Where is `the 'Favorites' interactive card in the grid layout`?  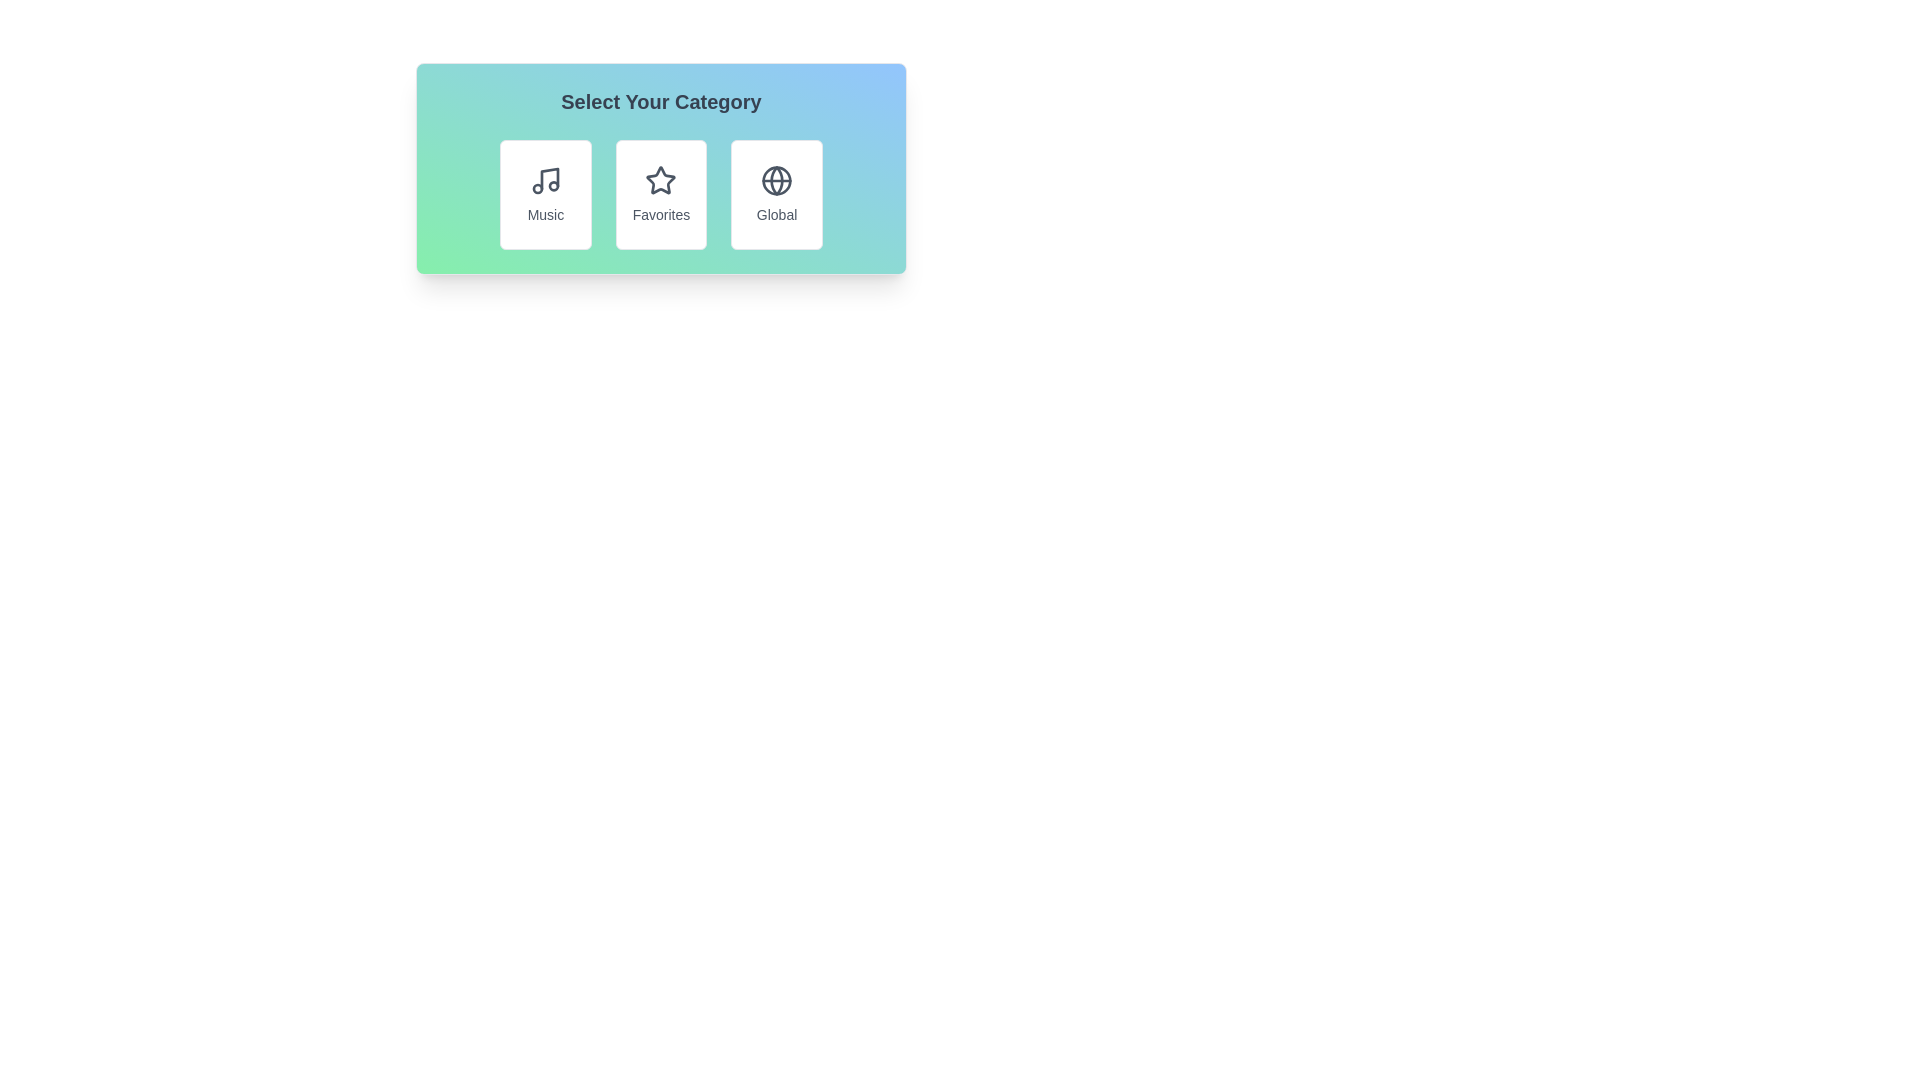 the 'Favorites' interactive card in the grid layout is located at coordinates (661, 195).